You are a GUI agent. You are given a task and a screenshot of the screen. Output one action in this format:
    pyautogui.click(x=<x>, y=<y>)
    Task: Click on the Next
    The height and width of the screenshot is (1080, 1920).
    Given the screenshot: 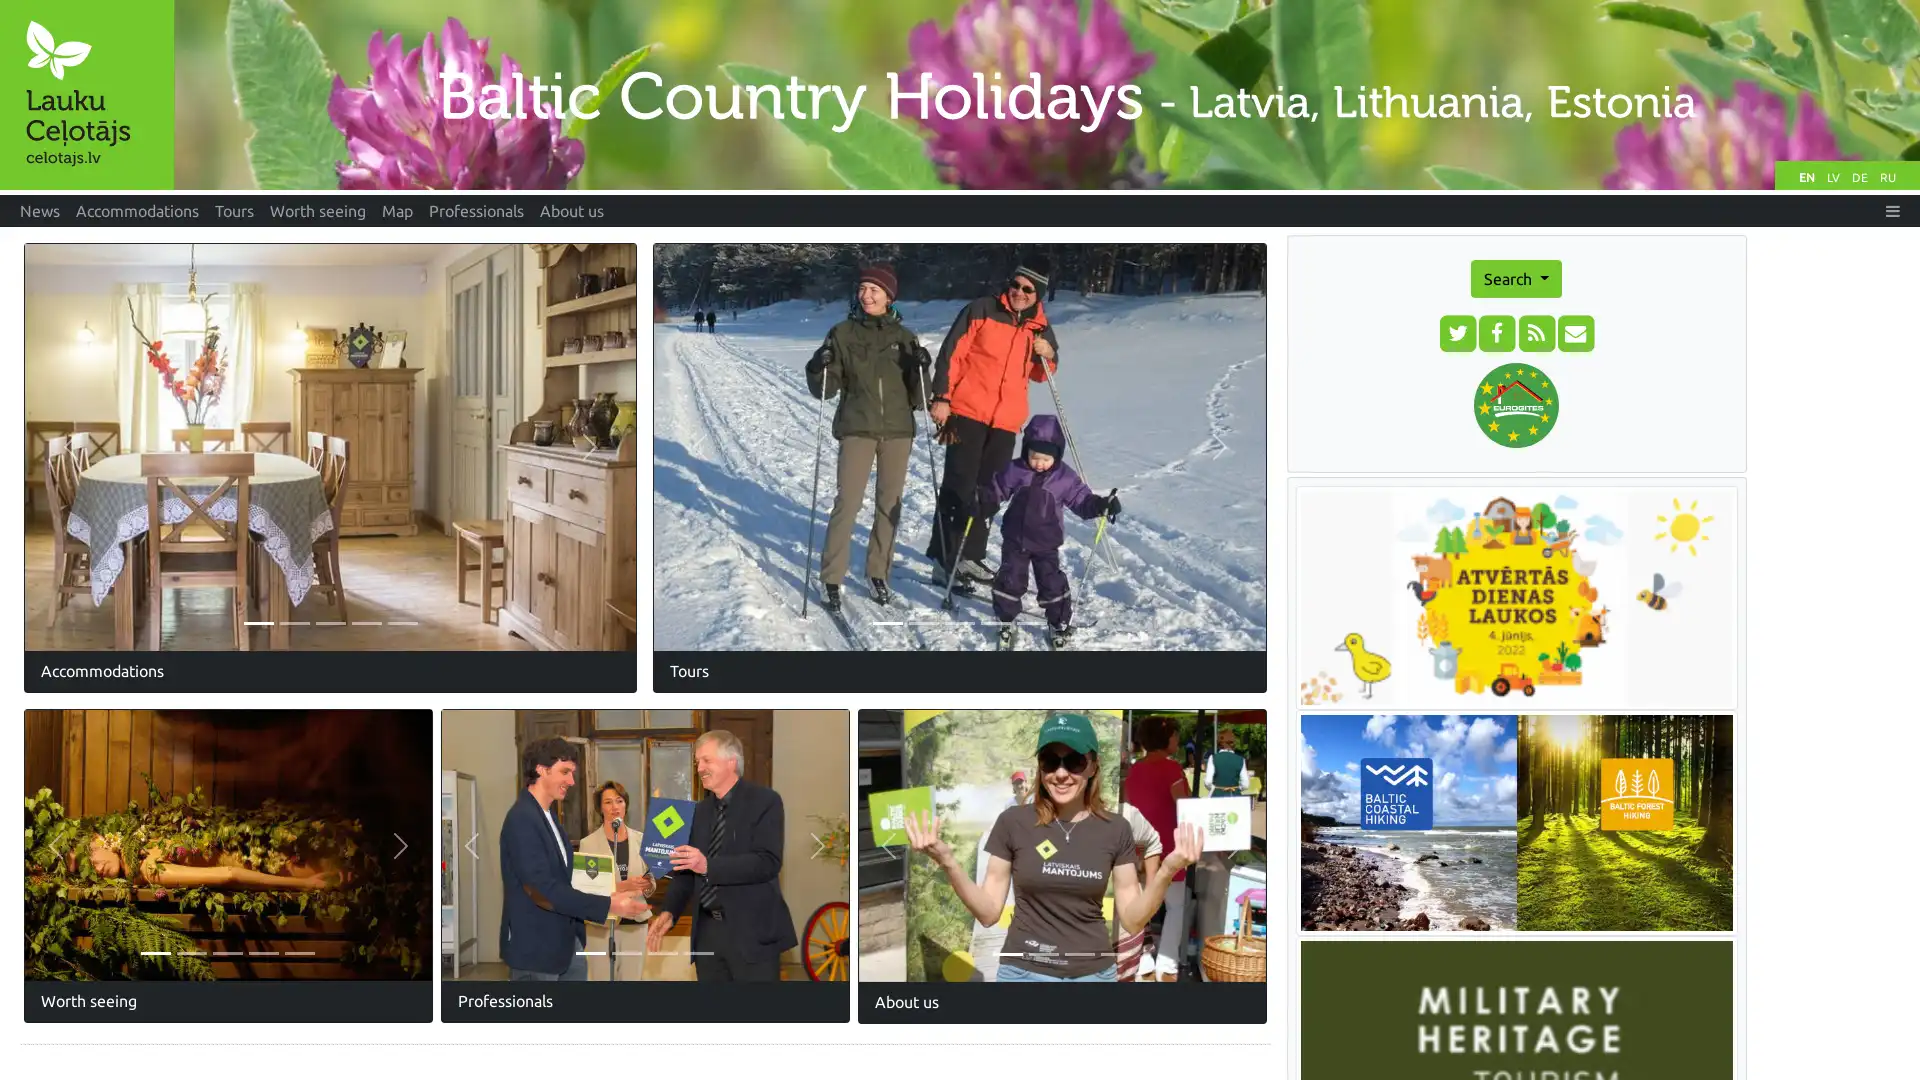 What is the action you would take?
    pyautogui.click(x=1218, y=446)
    